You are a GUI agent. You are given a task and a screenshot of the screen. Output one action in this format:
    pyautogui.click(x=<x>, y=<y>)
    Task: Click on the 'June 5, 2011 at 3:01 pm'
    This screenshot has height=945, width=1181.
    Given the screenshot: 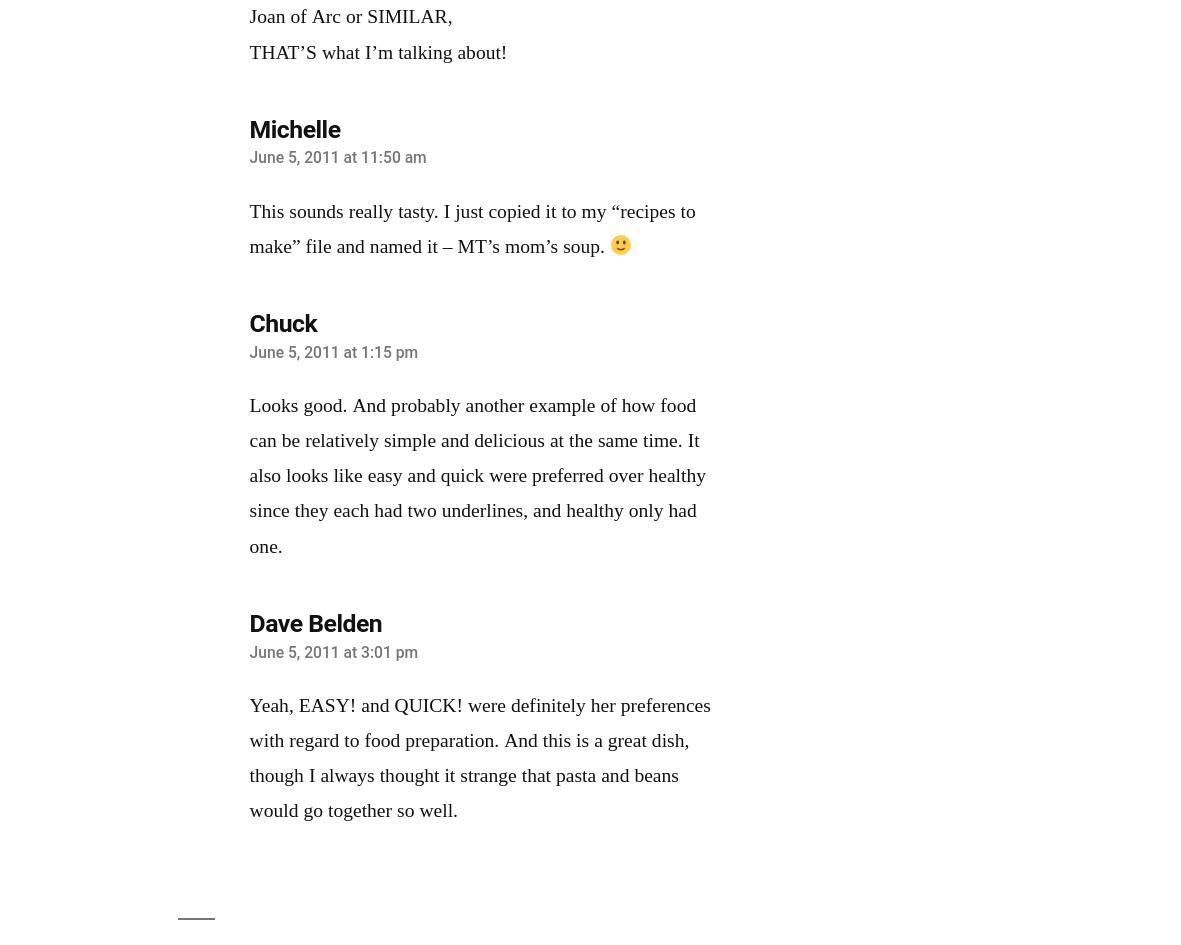 What is the action you would take?
    pyautogui.click(x=332, y=650)
    